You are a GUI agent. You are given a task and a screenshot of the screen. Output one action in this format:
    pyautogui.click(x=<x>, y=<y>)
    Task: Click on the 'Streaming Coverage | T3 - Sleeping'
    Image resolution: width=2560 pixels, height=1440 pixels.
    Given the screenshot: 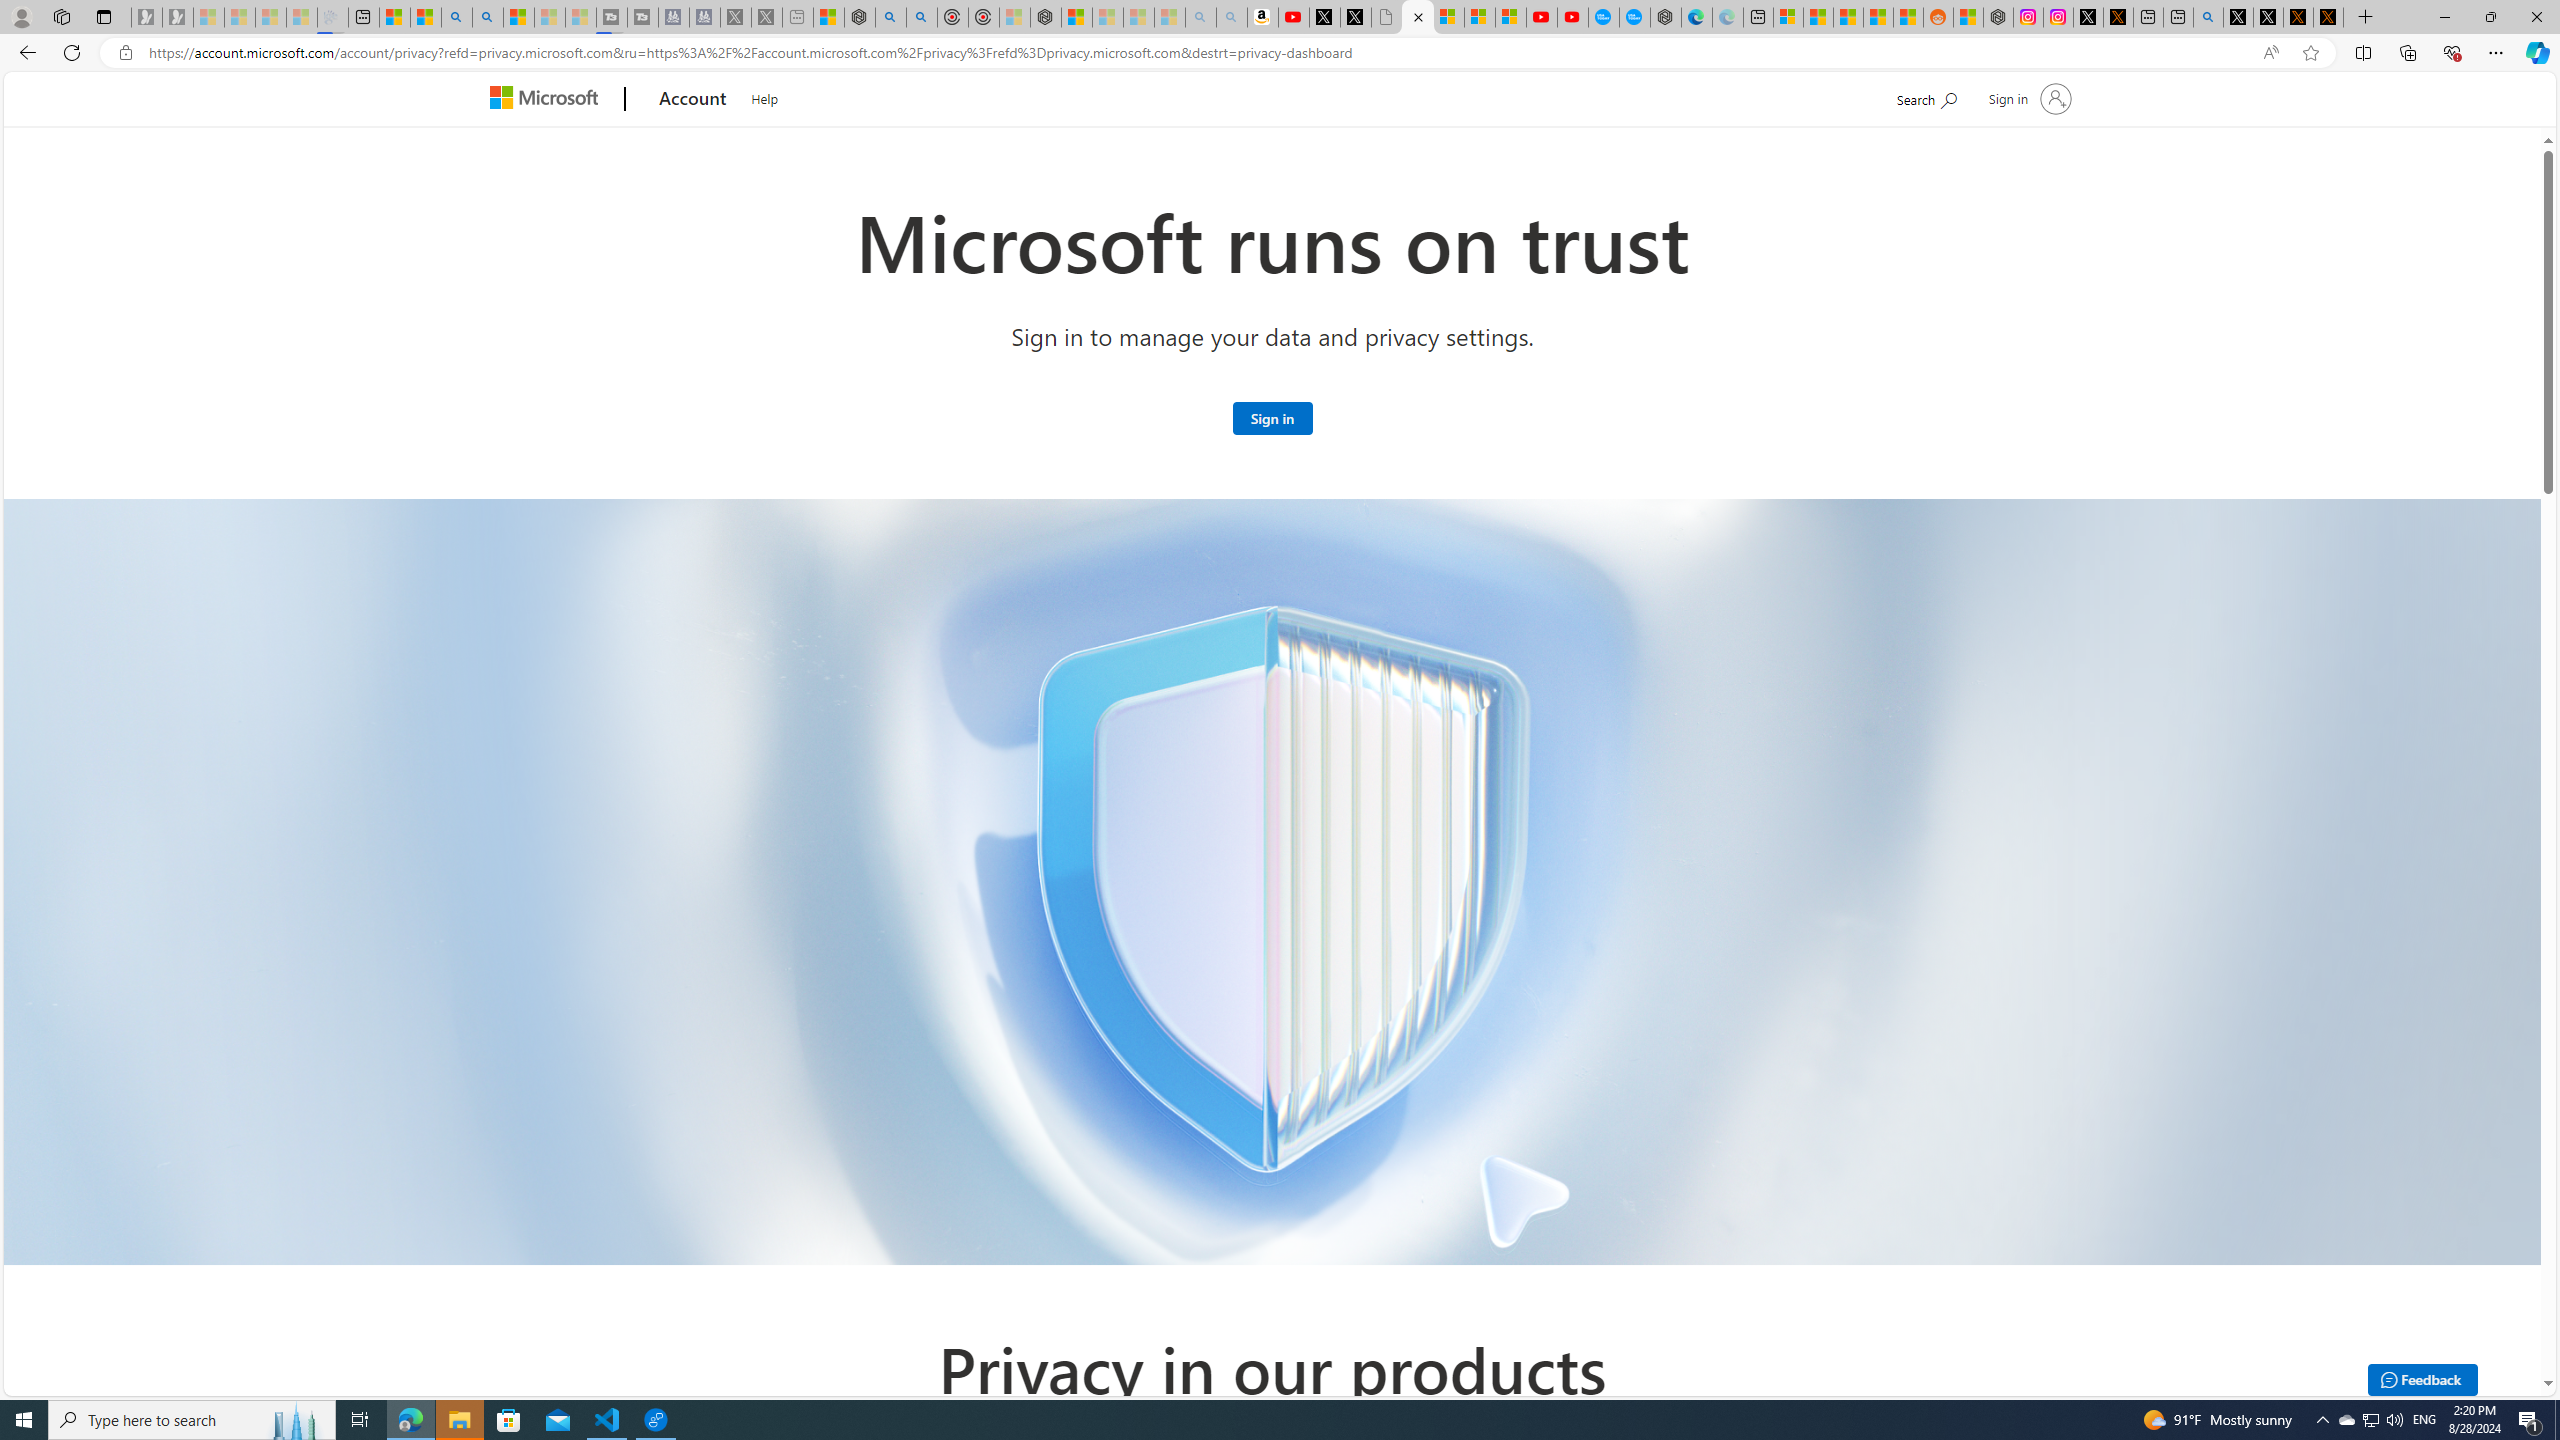 What is the action you would take?
    pyautogui.click(x=611, y=16)
    